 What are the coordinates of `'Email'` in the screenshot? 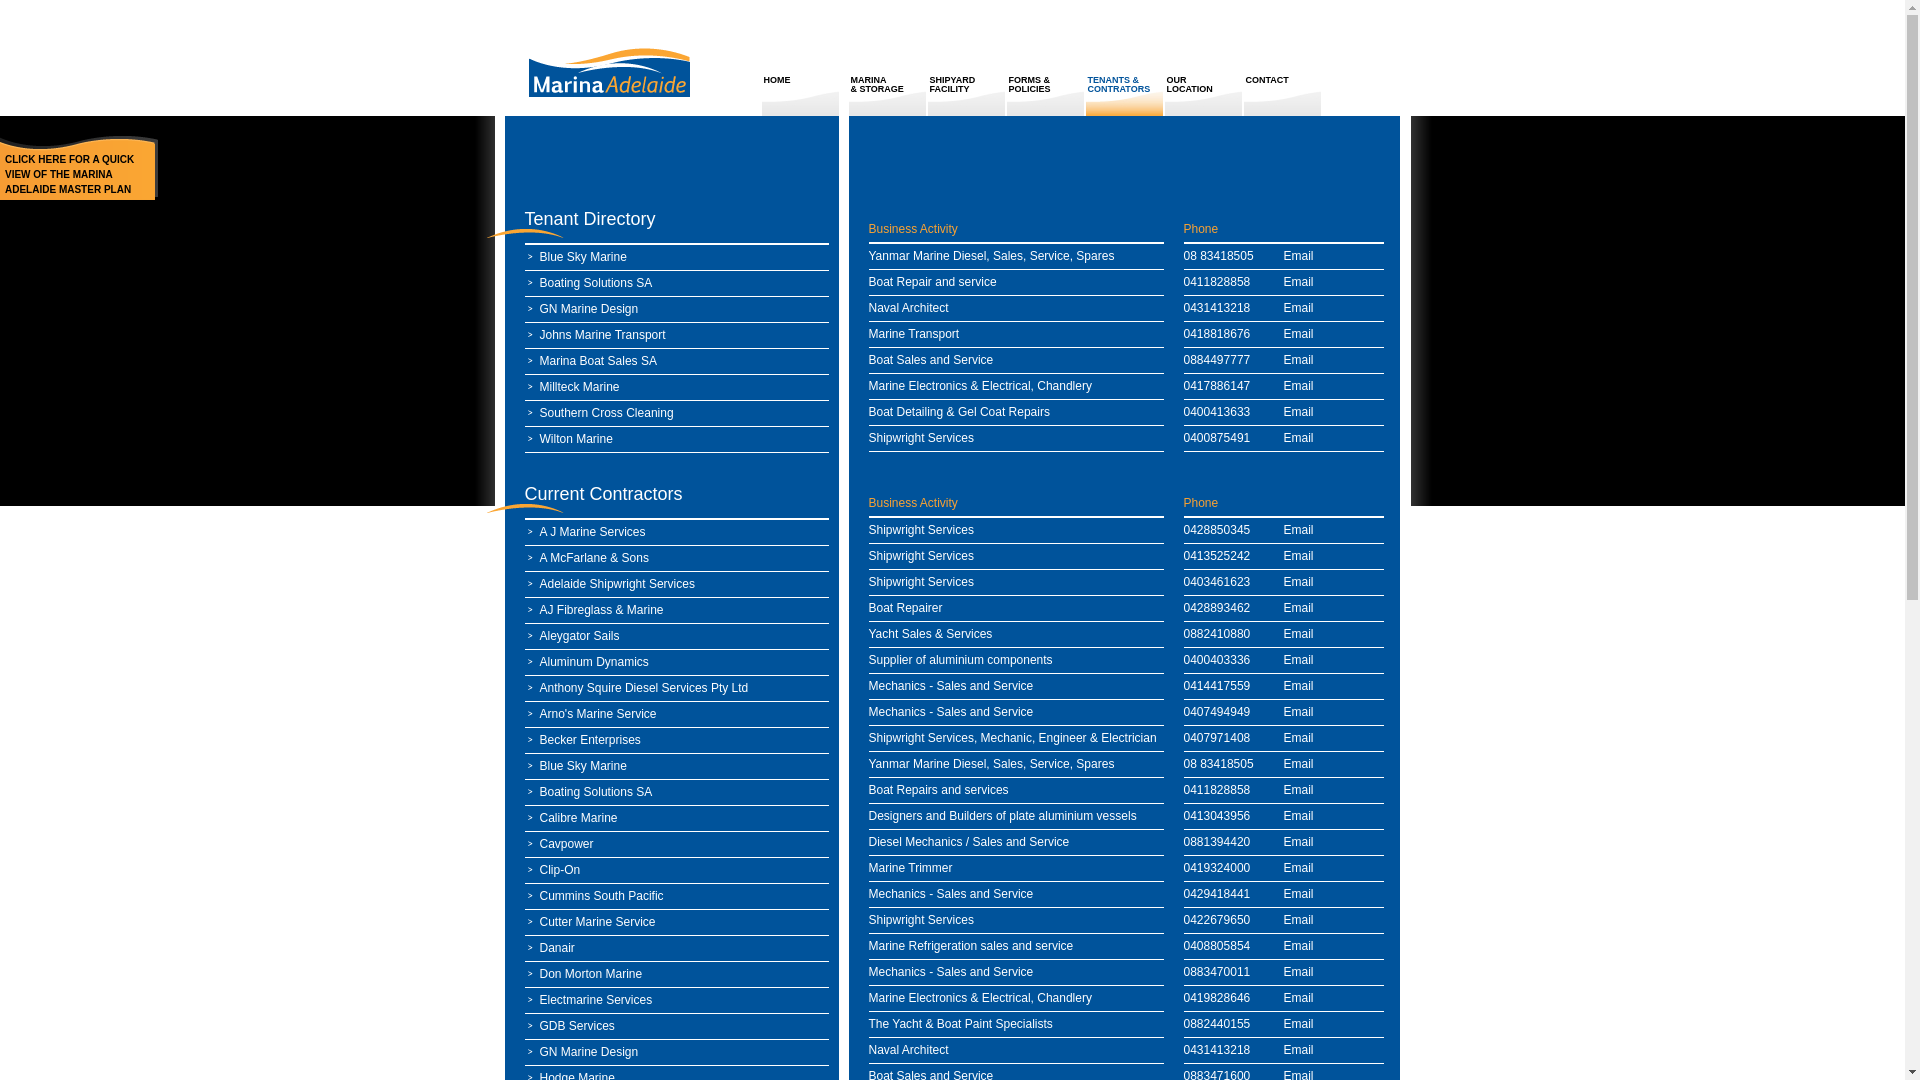 It's located at (1299, 841).